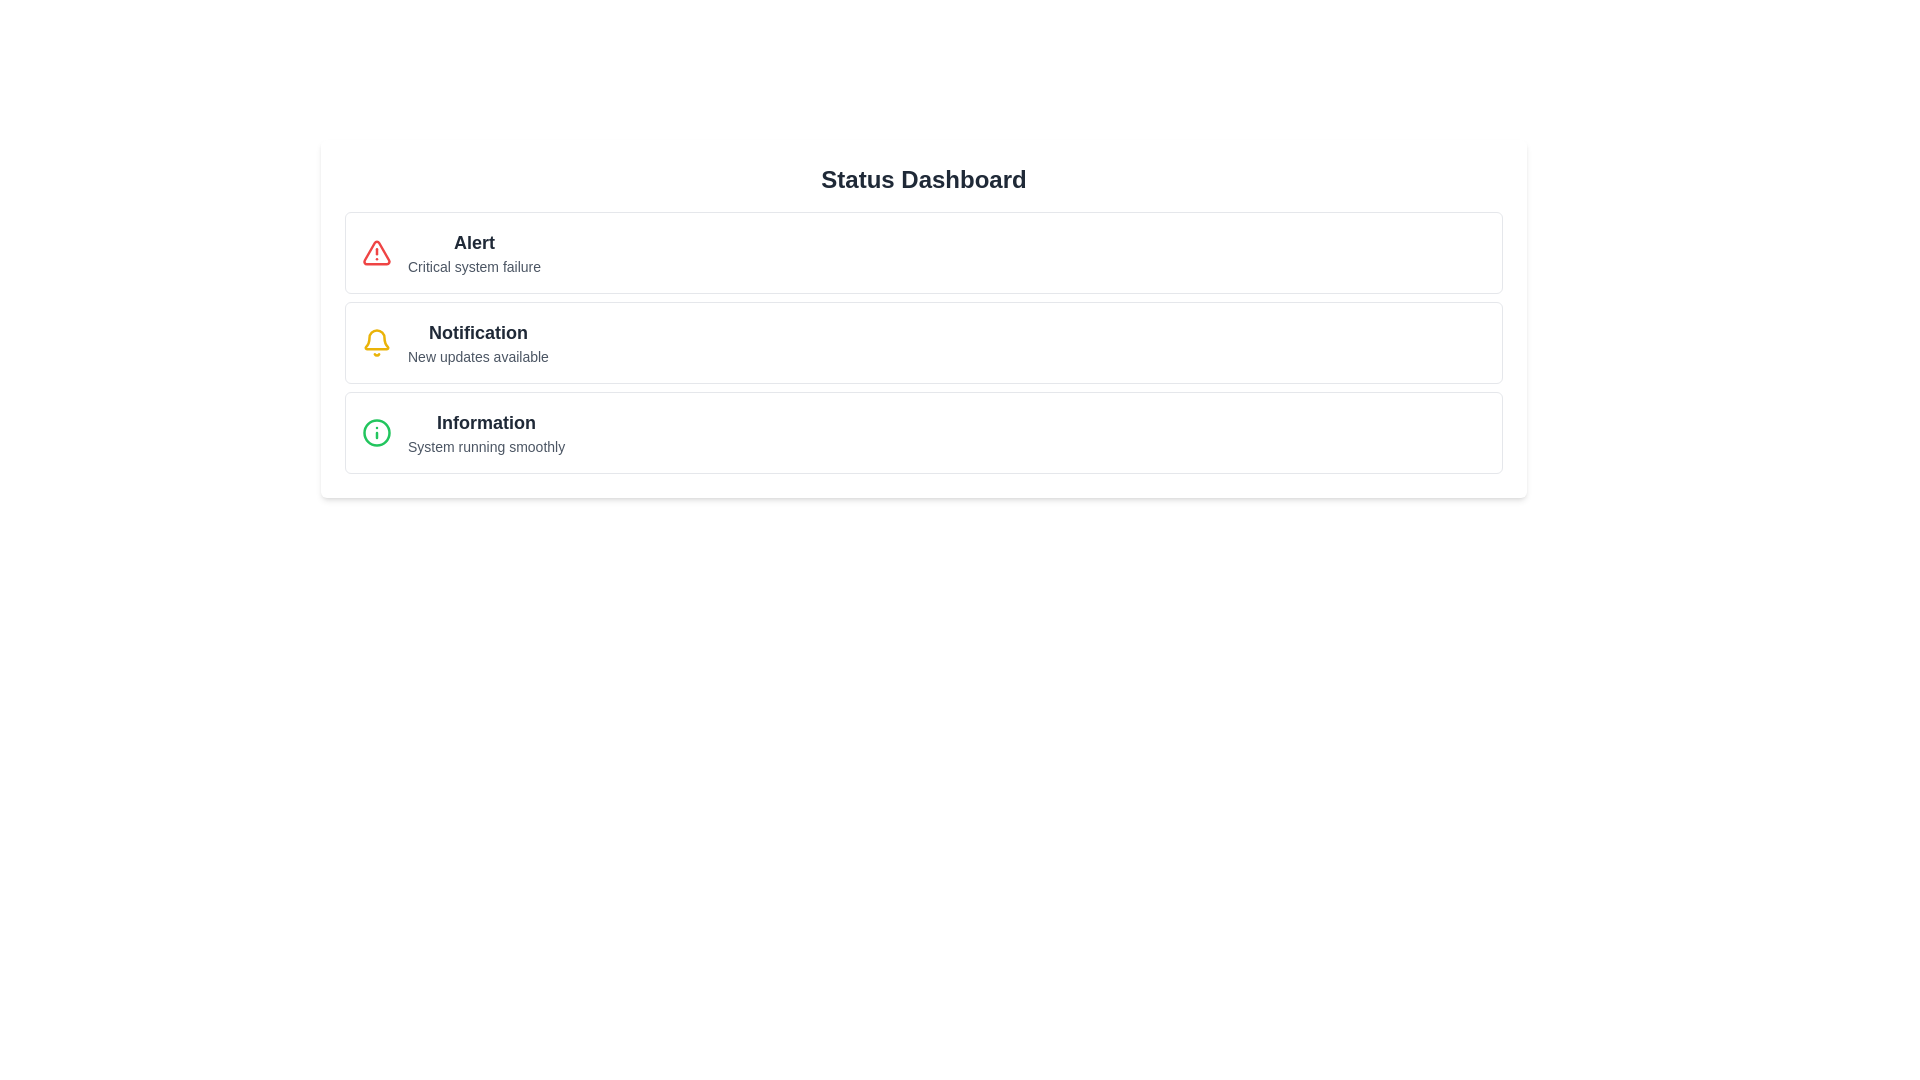  What do you see at coordinates (923, 180) in the screenshot?
I see `the Text Label that serves as a title or header for the panel, positioned at the top of a white panel above three stacked notifications` at bounding box center [923, 180].